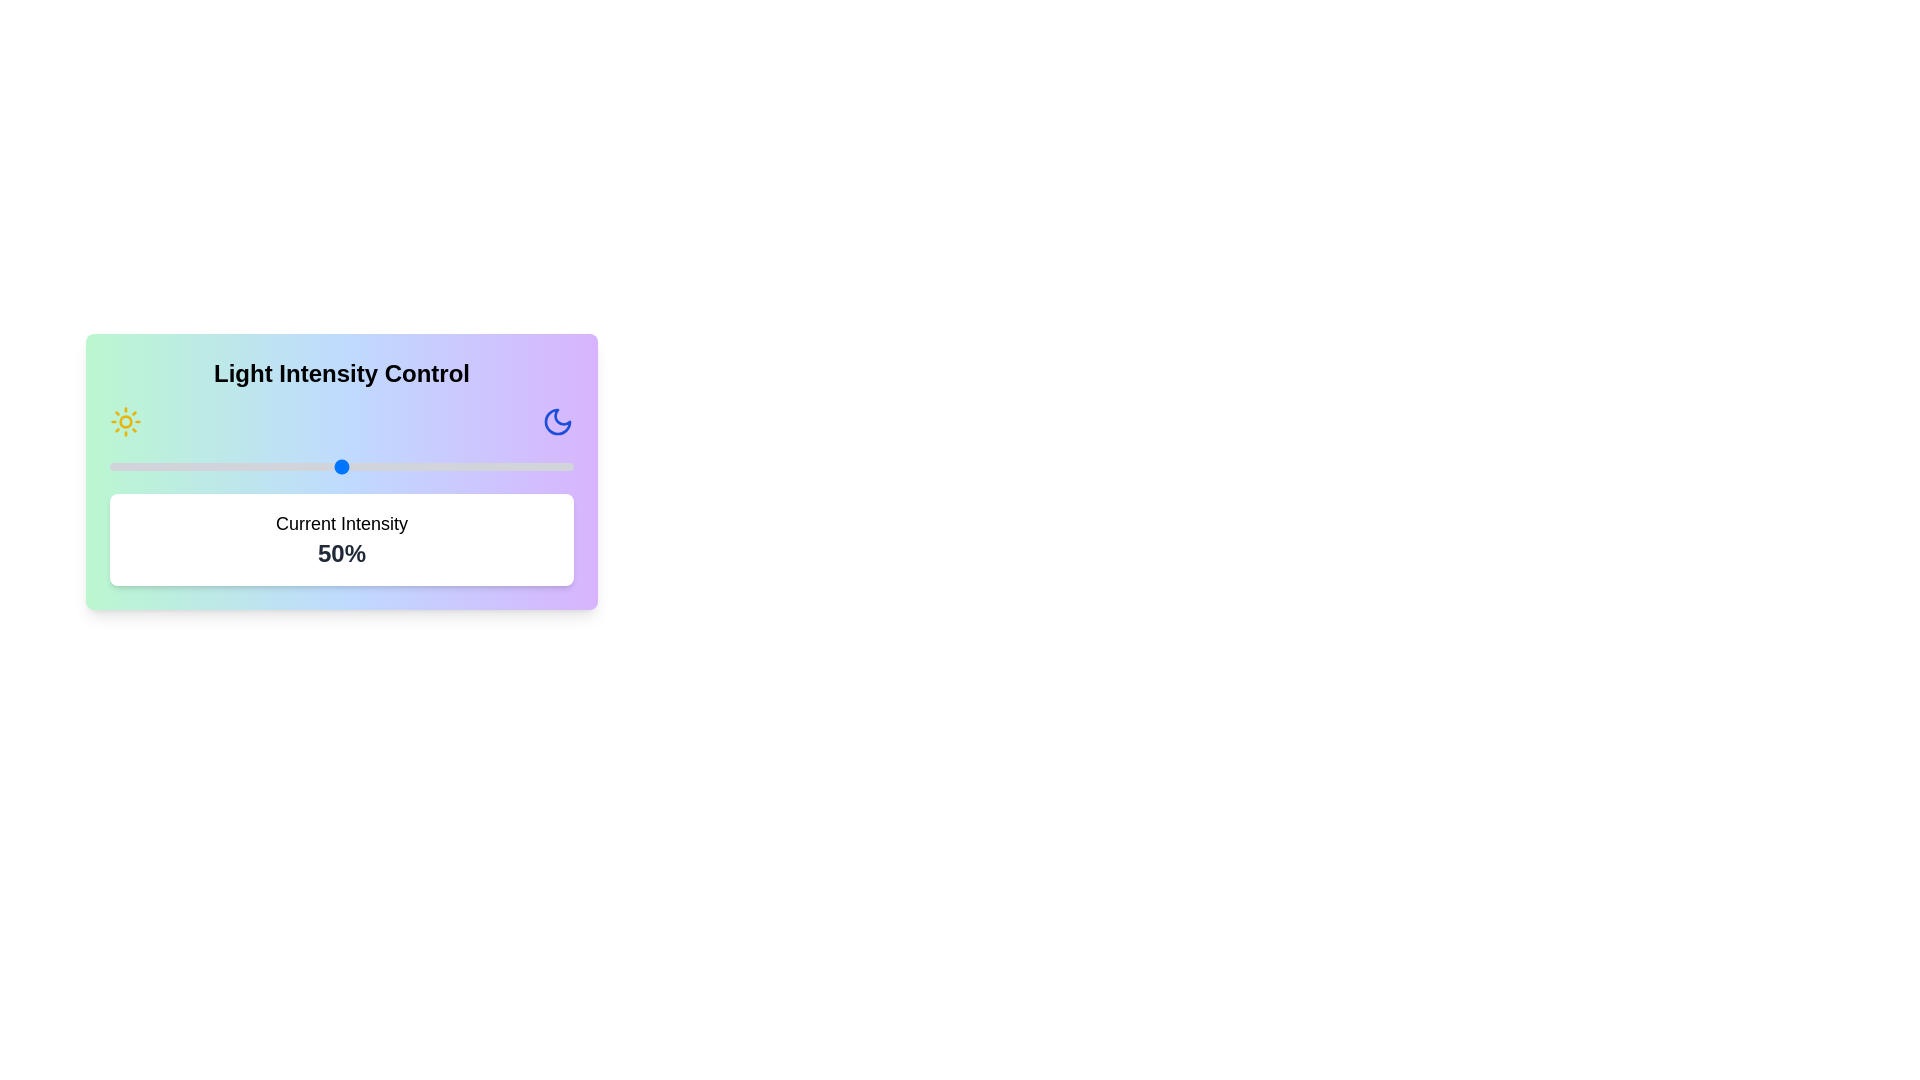  Describe the element at coordinates (341, 466) in the screenshot. I see `the horizontal range slider with a gray track and blue knob, situated between 'Light Intensity Control' and 'Current Intensity 50%'` at that location.